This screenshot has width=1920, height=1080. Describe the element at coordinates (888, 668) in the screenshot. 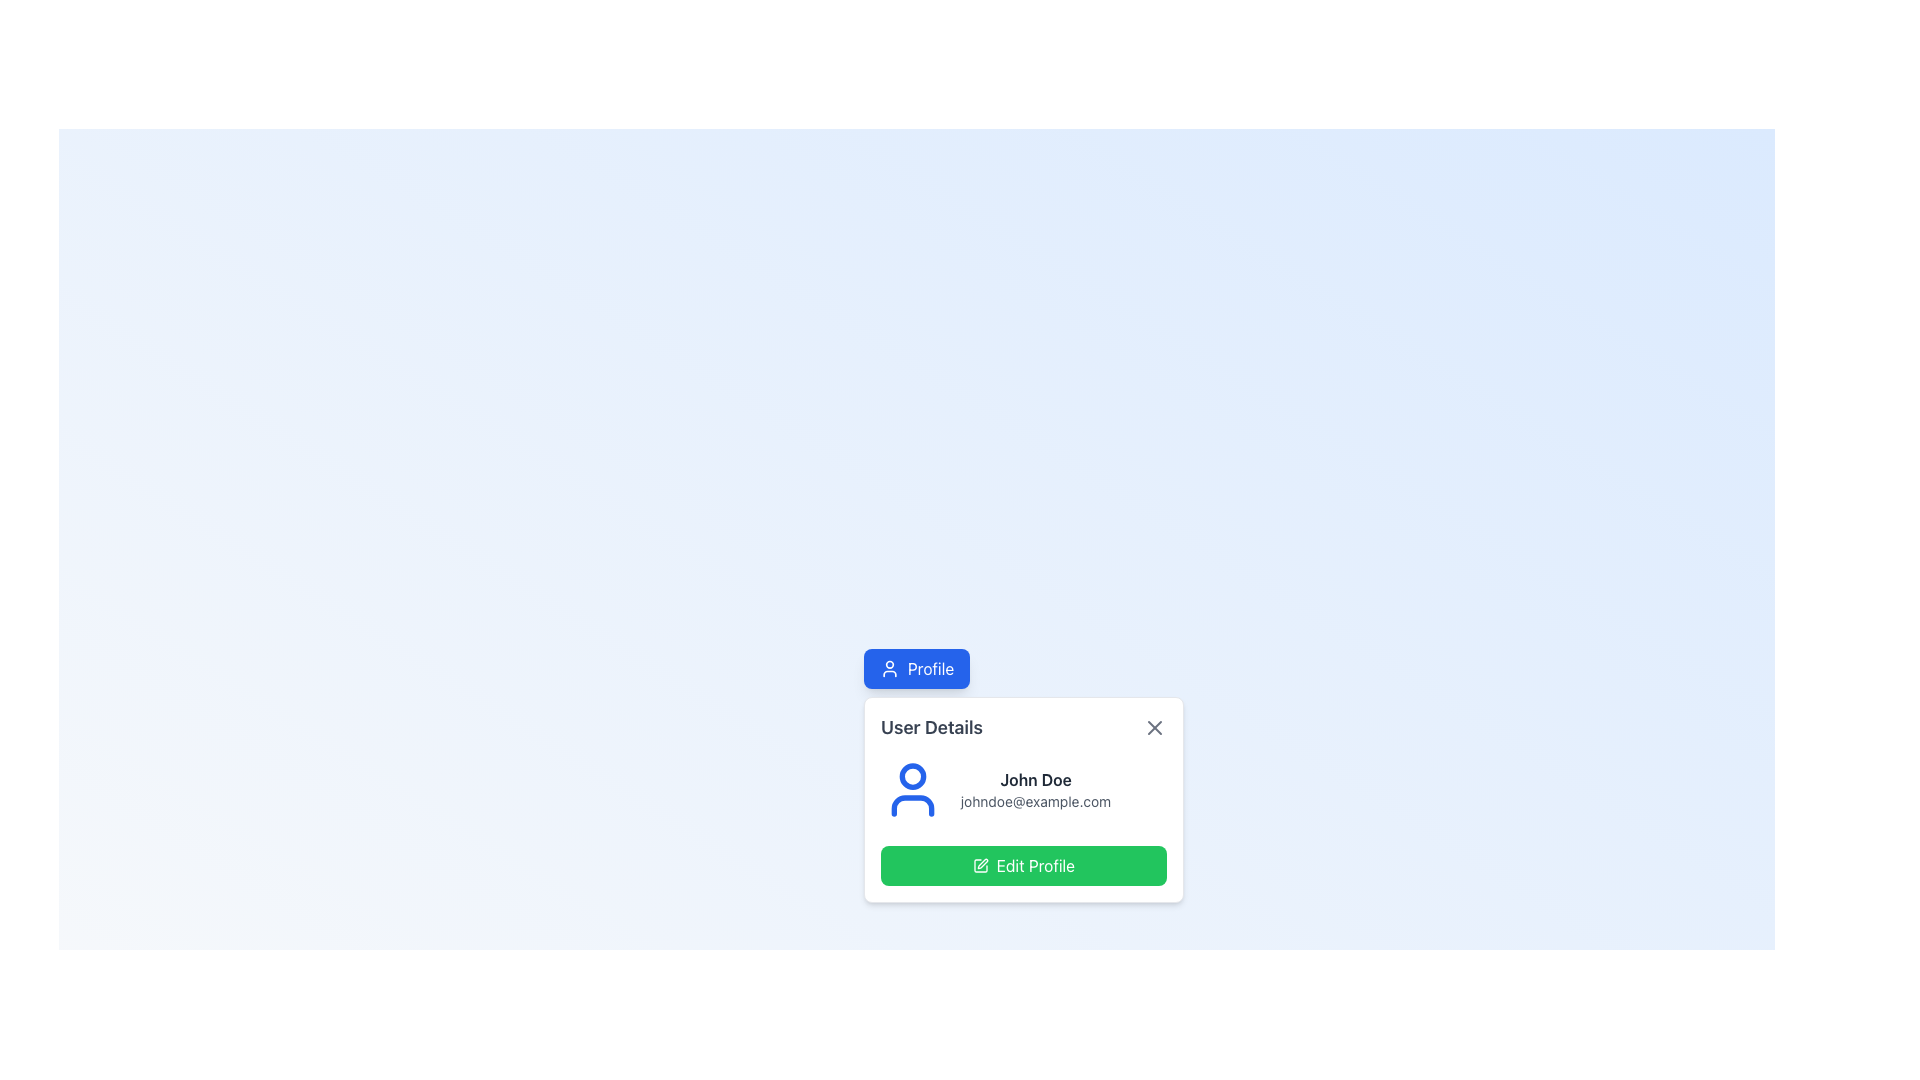

I see `the user profile icon located within the 'Profile' button at the top-central area of the interface` at that location.